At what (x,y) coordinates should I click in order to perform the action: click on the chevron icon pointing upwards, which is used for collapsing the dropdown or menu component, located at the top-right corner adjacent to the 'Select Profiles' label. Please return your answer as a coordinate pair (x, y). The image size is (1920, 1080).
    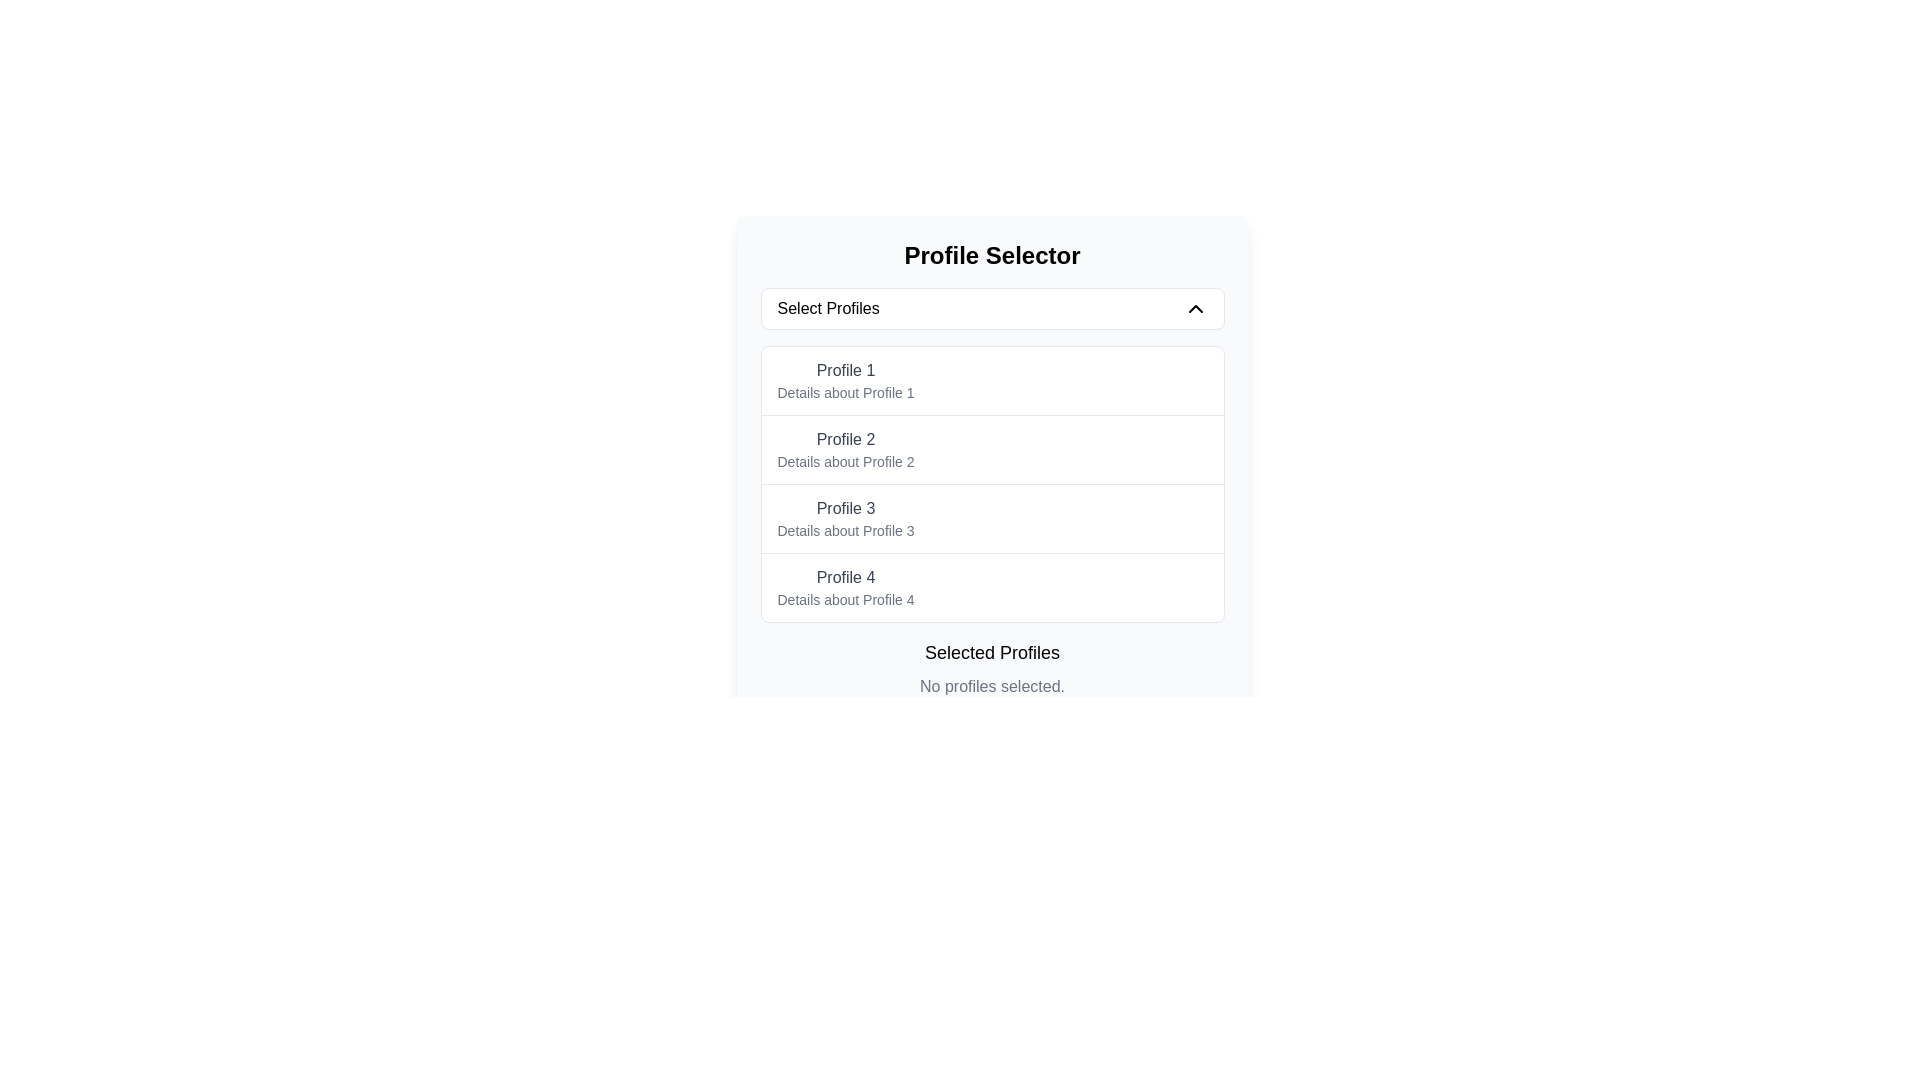
    Looking at the image, I should click on (1195, 308).